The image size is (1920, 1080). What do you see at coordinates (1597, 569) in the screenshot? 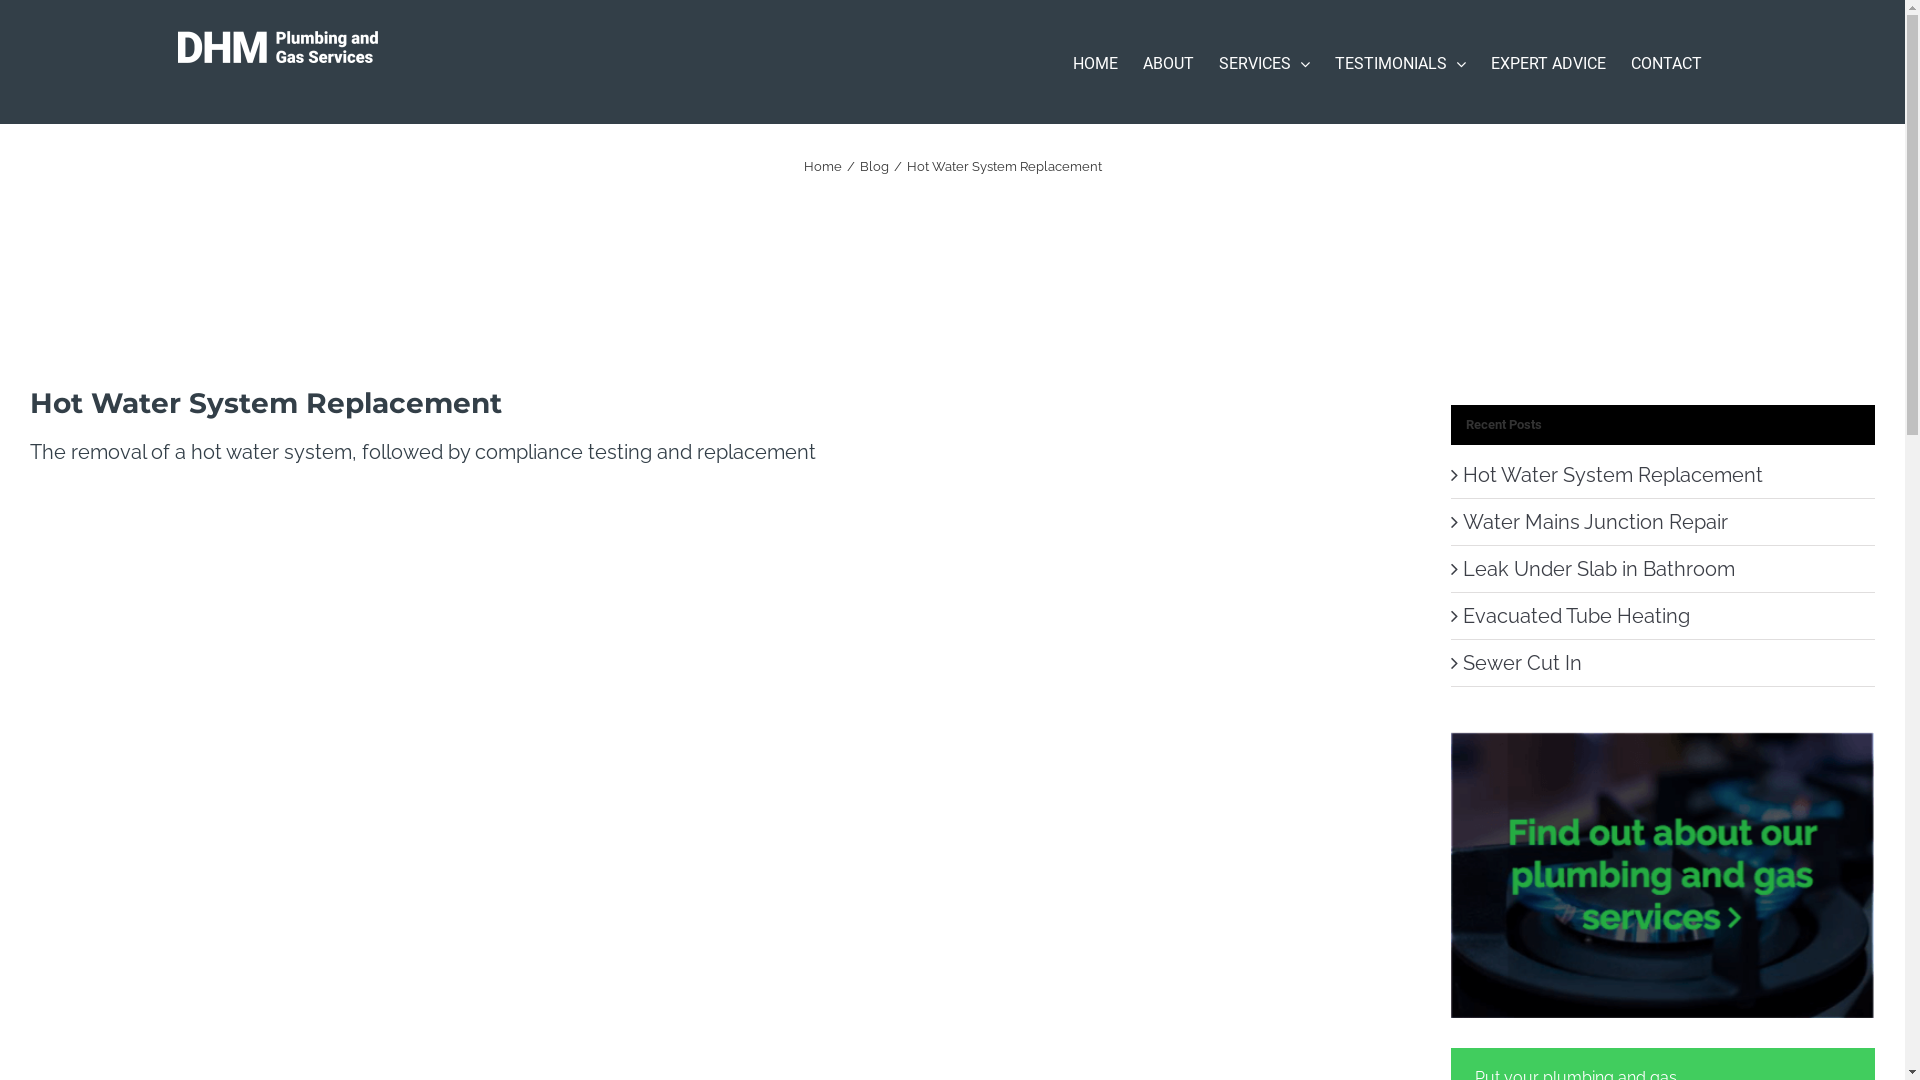
I see `'Leak Under Slab in Bathroom'` at bounding box center [1597, 569].